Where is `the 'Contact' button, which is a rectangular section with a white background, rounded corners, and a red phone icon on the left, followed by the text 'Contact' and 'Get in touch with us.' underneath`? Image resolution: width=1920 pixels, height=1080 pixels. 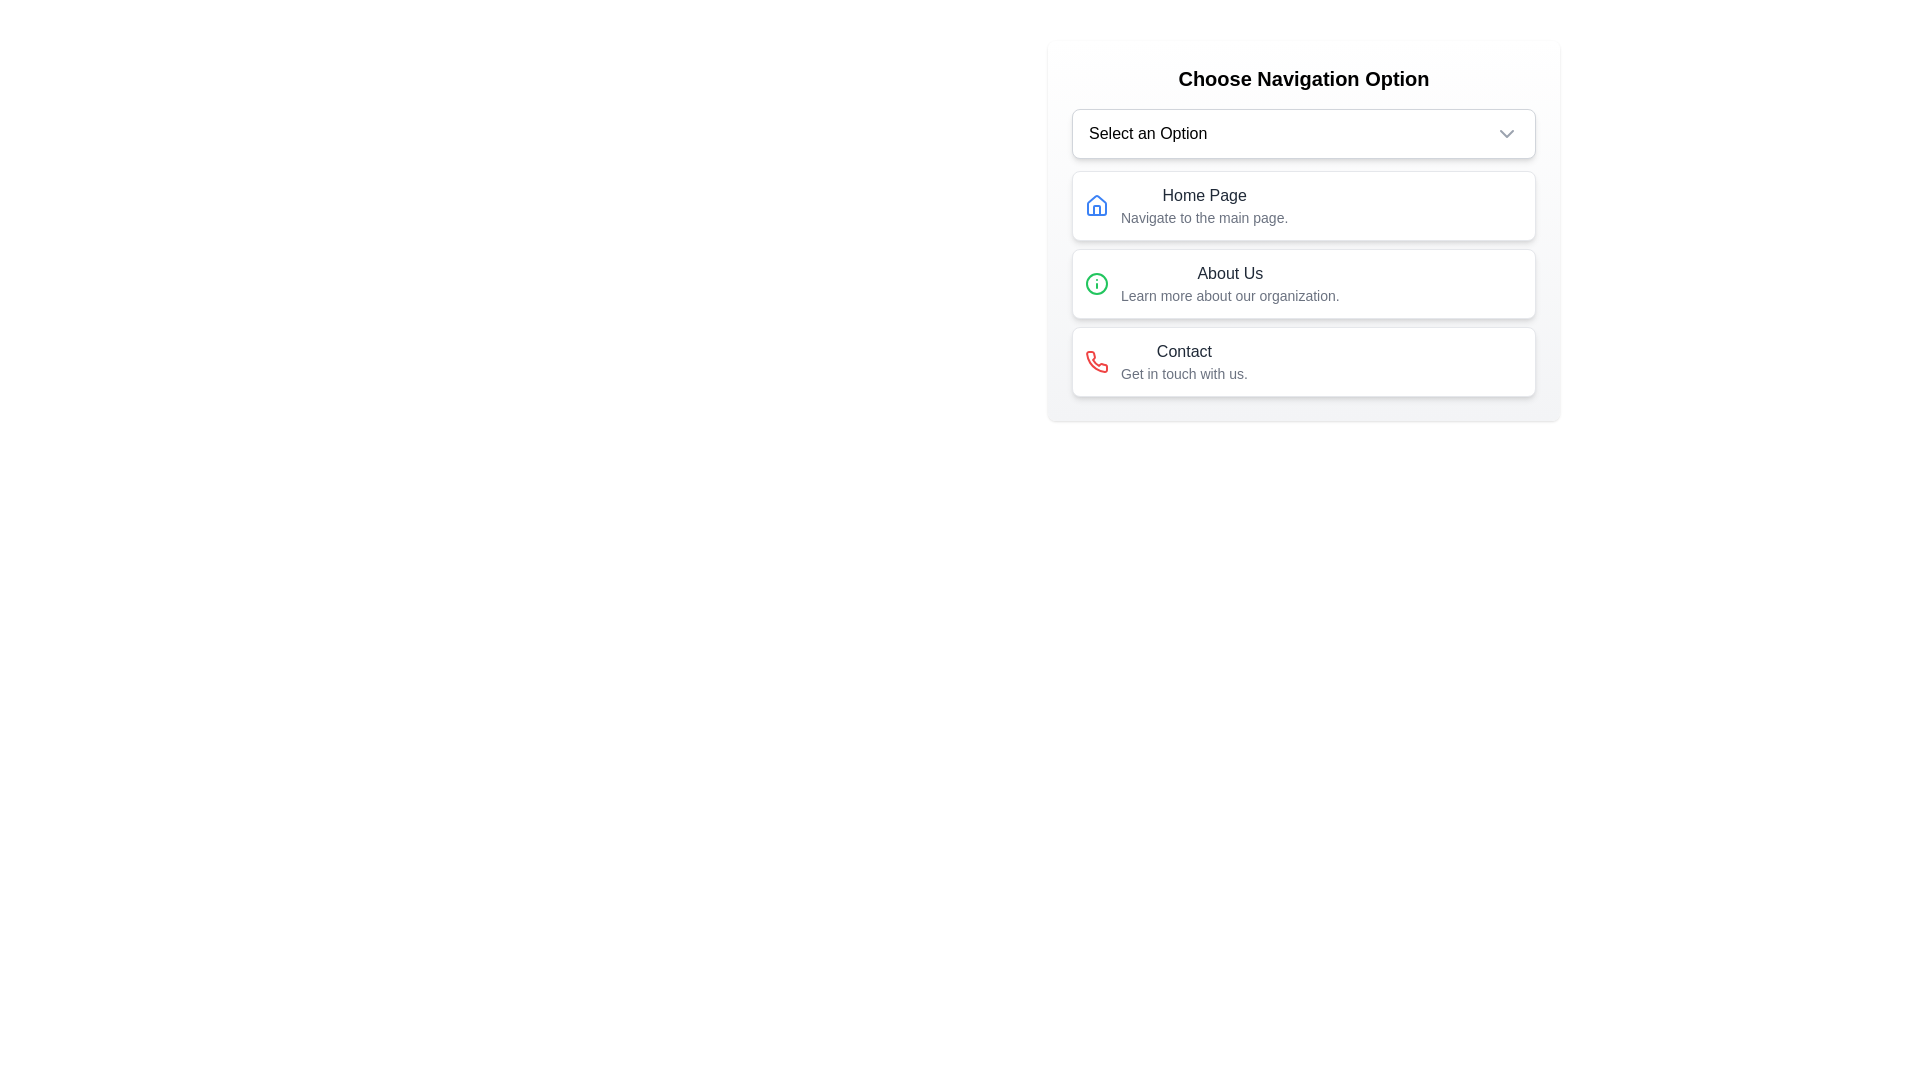
the 'Contact' button, which is a rectangular section with a white background, rounded corners, and a red phone icon on the left, followed by the text 'Contact' and 'Get in touch with us.' underneath is located at coordinates (1304, 362).